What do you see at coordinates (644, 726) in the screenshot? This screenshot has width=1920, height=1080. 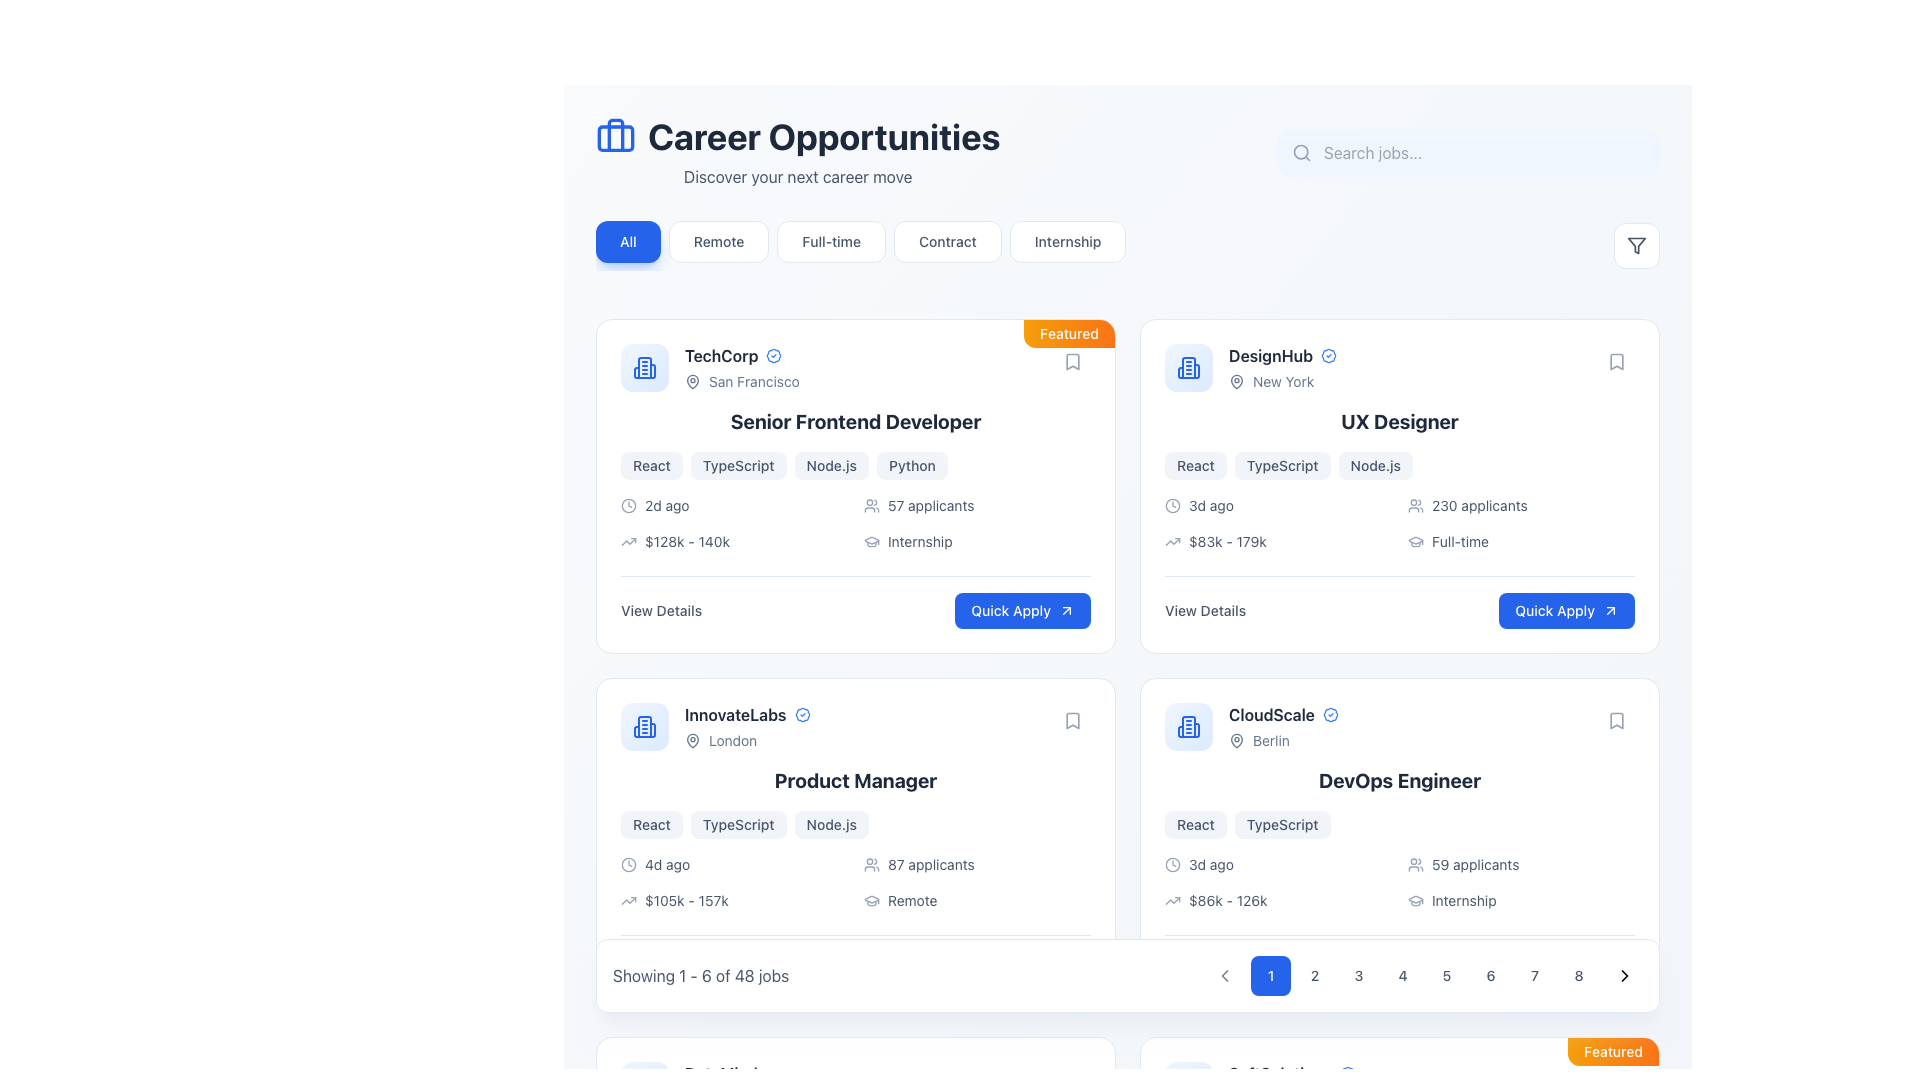 I see `the SVG icon representing the company associated with the InnovateLabs job listing` at bounding box center [644, 726].